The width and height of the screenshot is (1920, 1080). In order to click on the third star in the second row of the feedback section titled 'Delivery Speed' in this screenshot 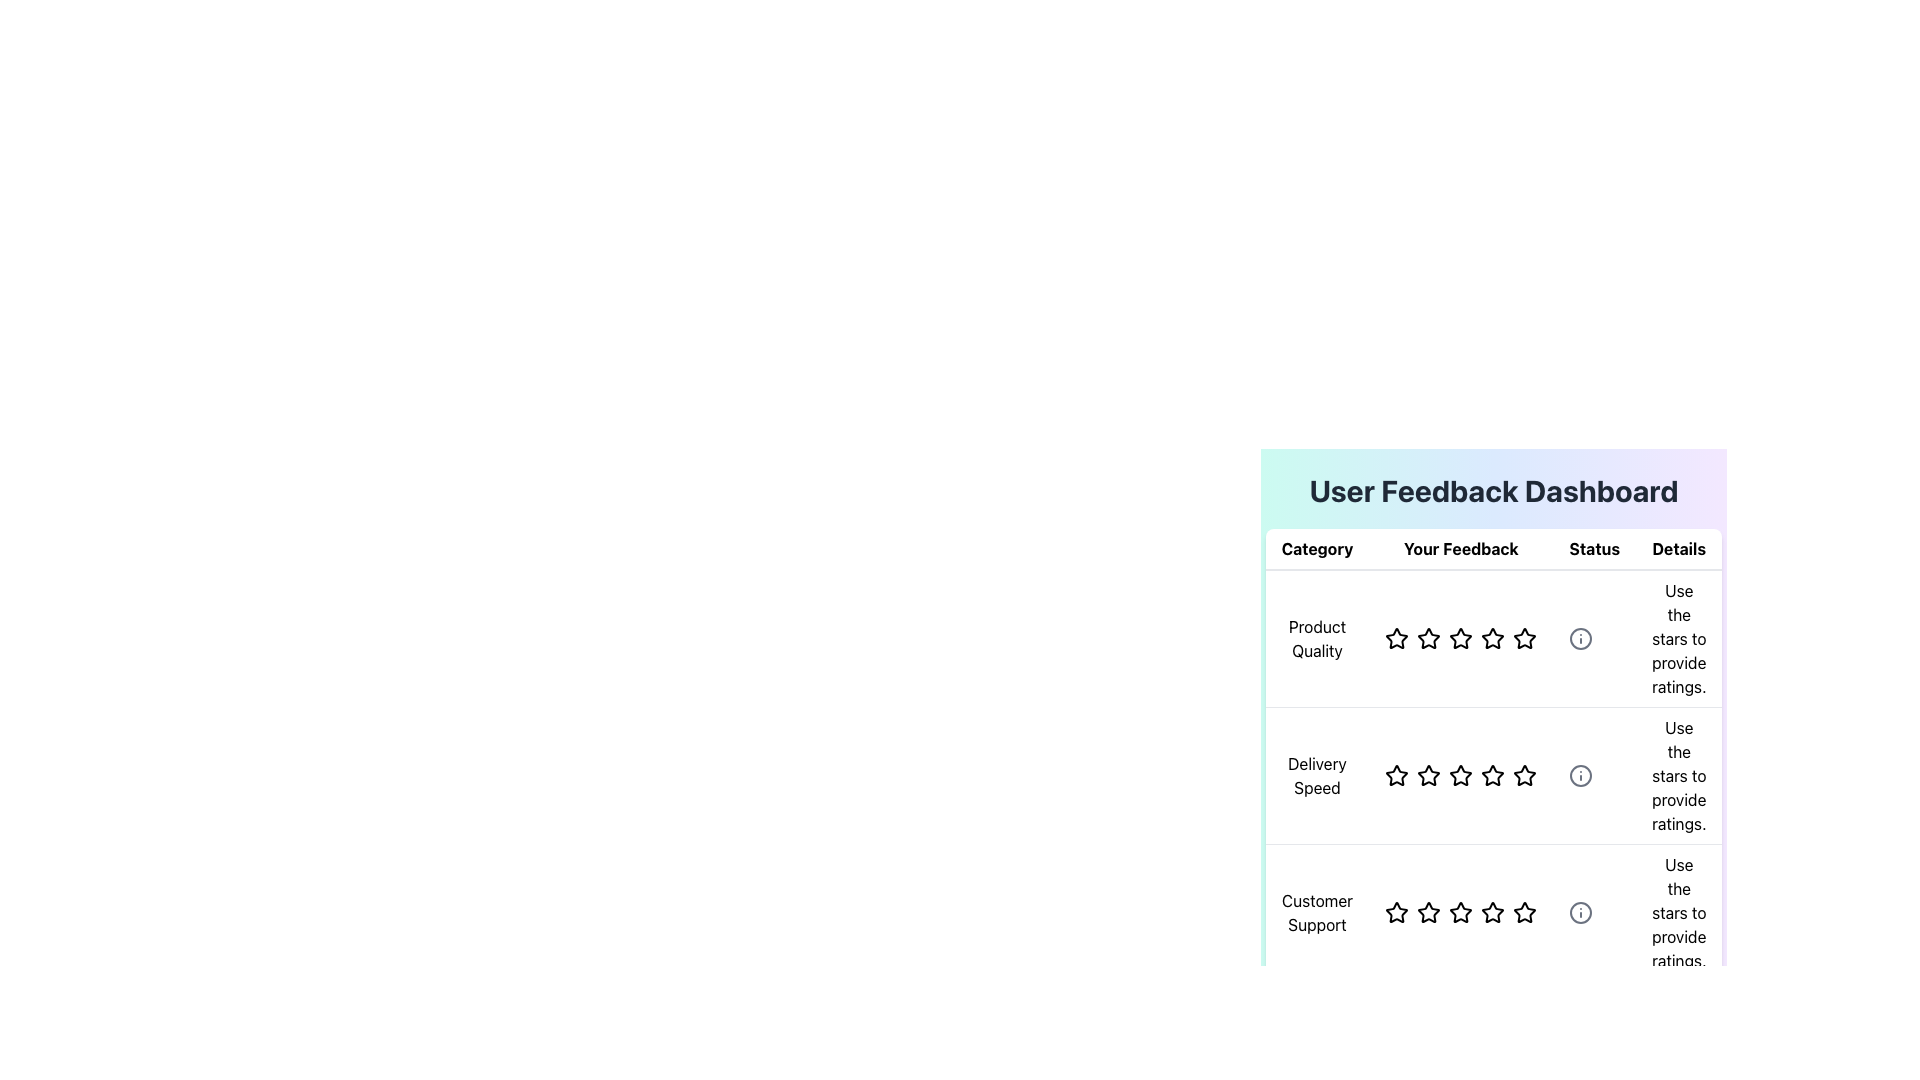, I will do `click(1461, 774)`.